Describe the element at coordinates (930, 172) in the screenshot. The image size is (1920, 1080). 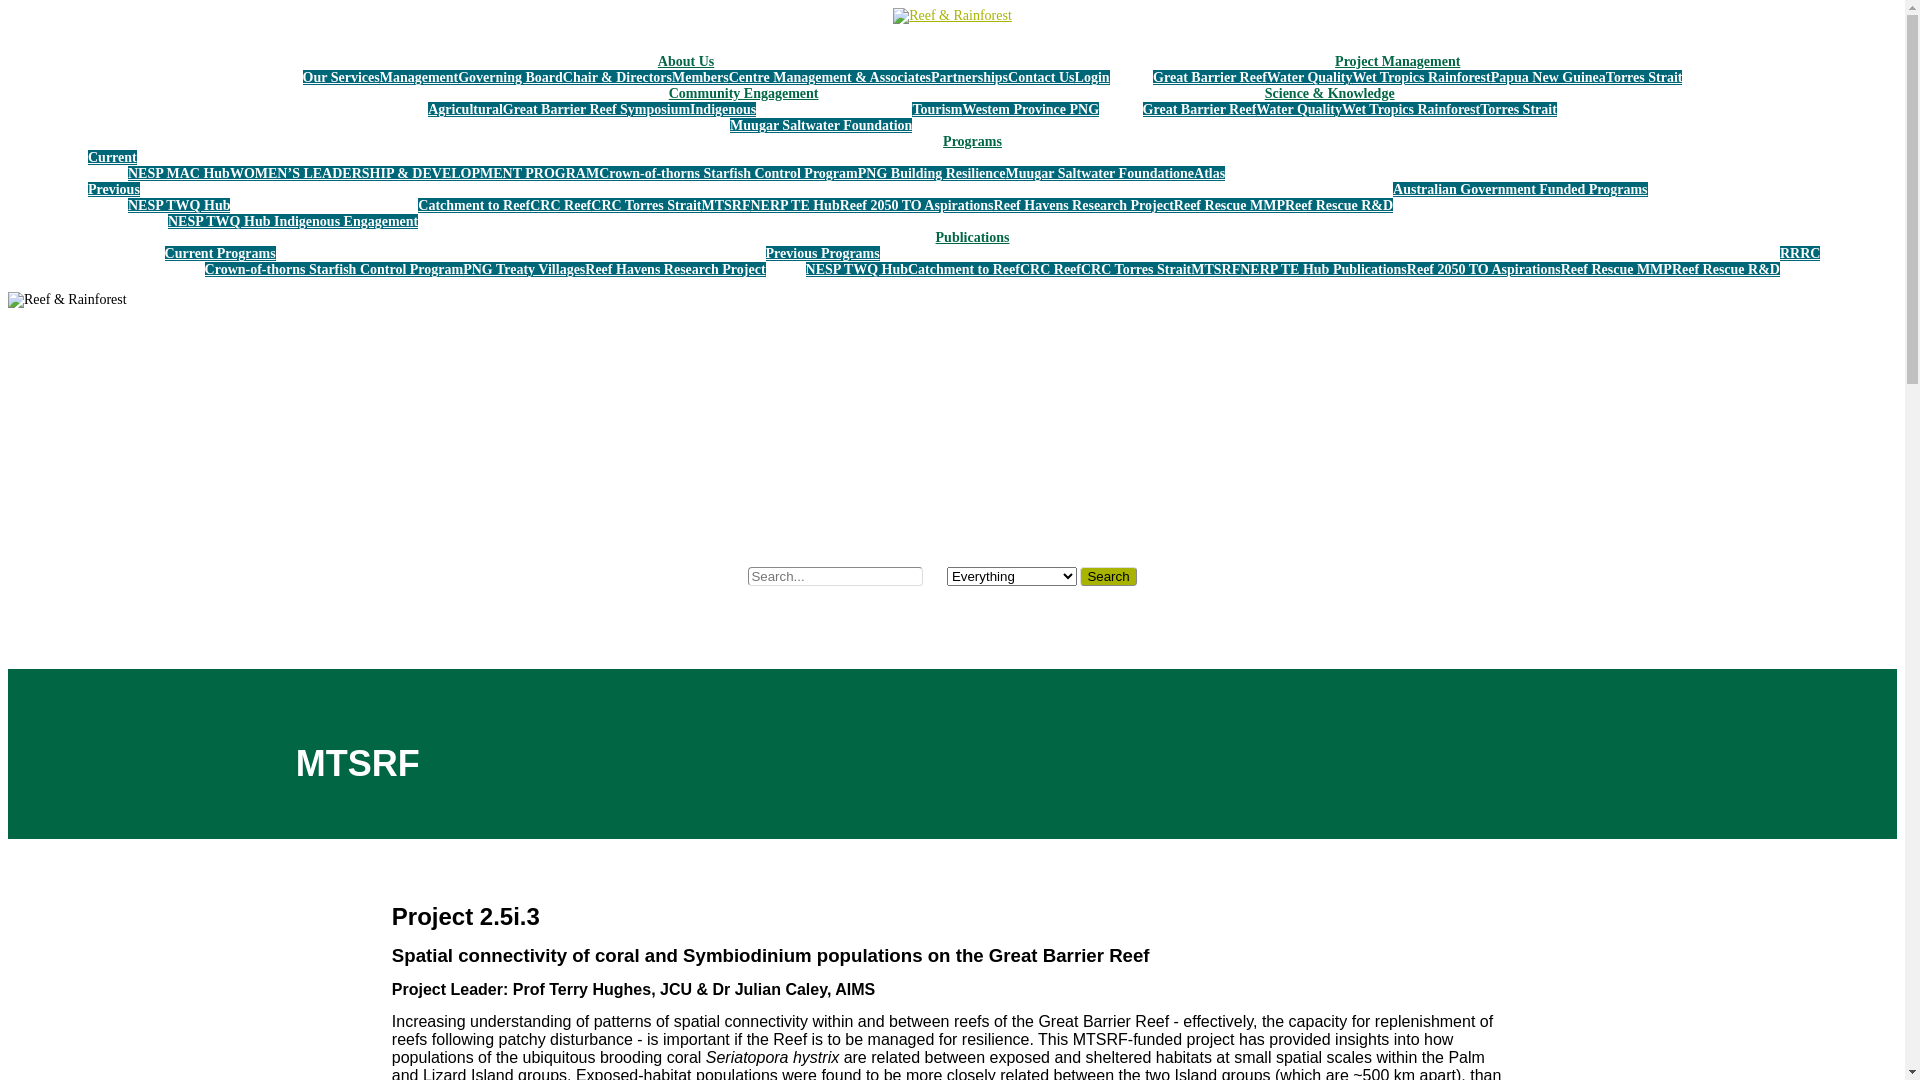
I see `'PNG Building Resilience'` at that location.